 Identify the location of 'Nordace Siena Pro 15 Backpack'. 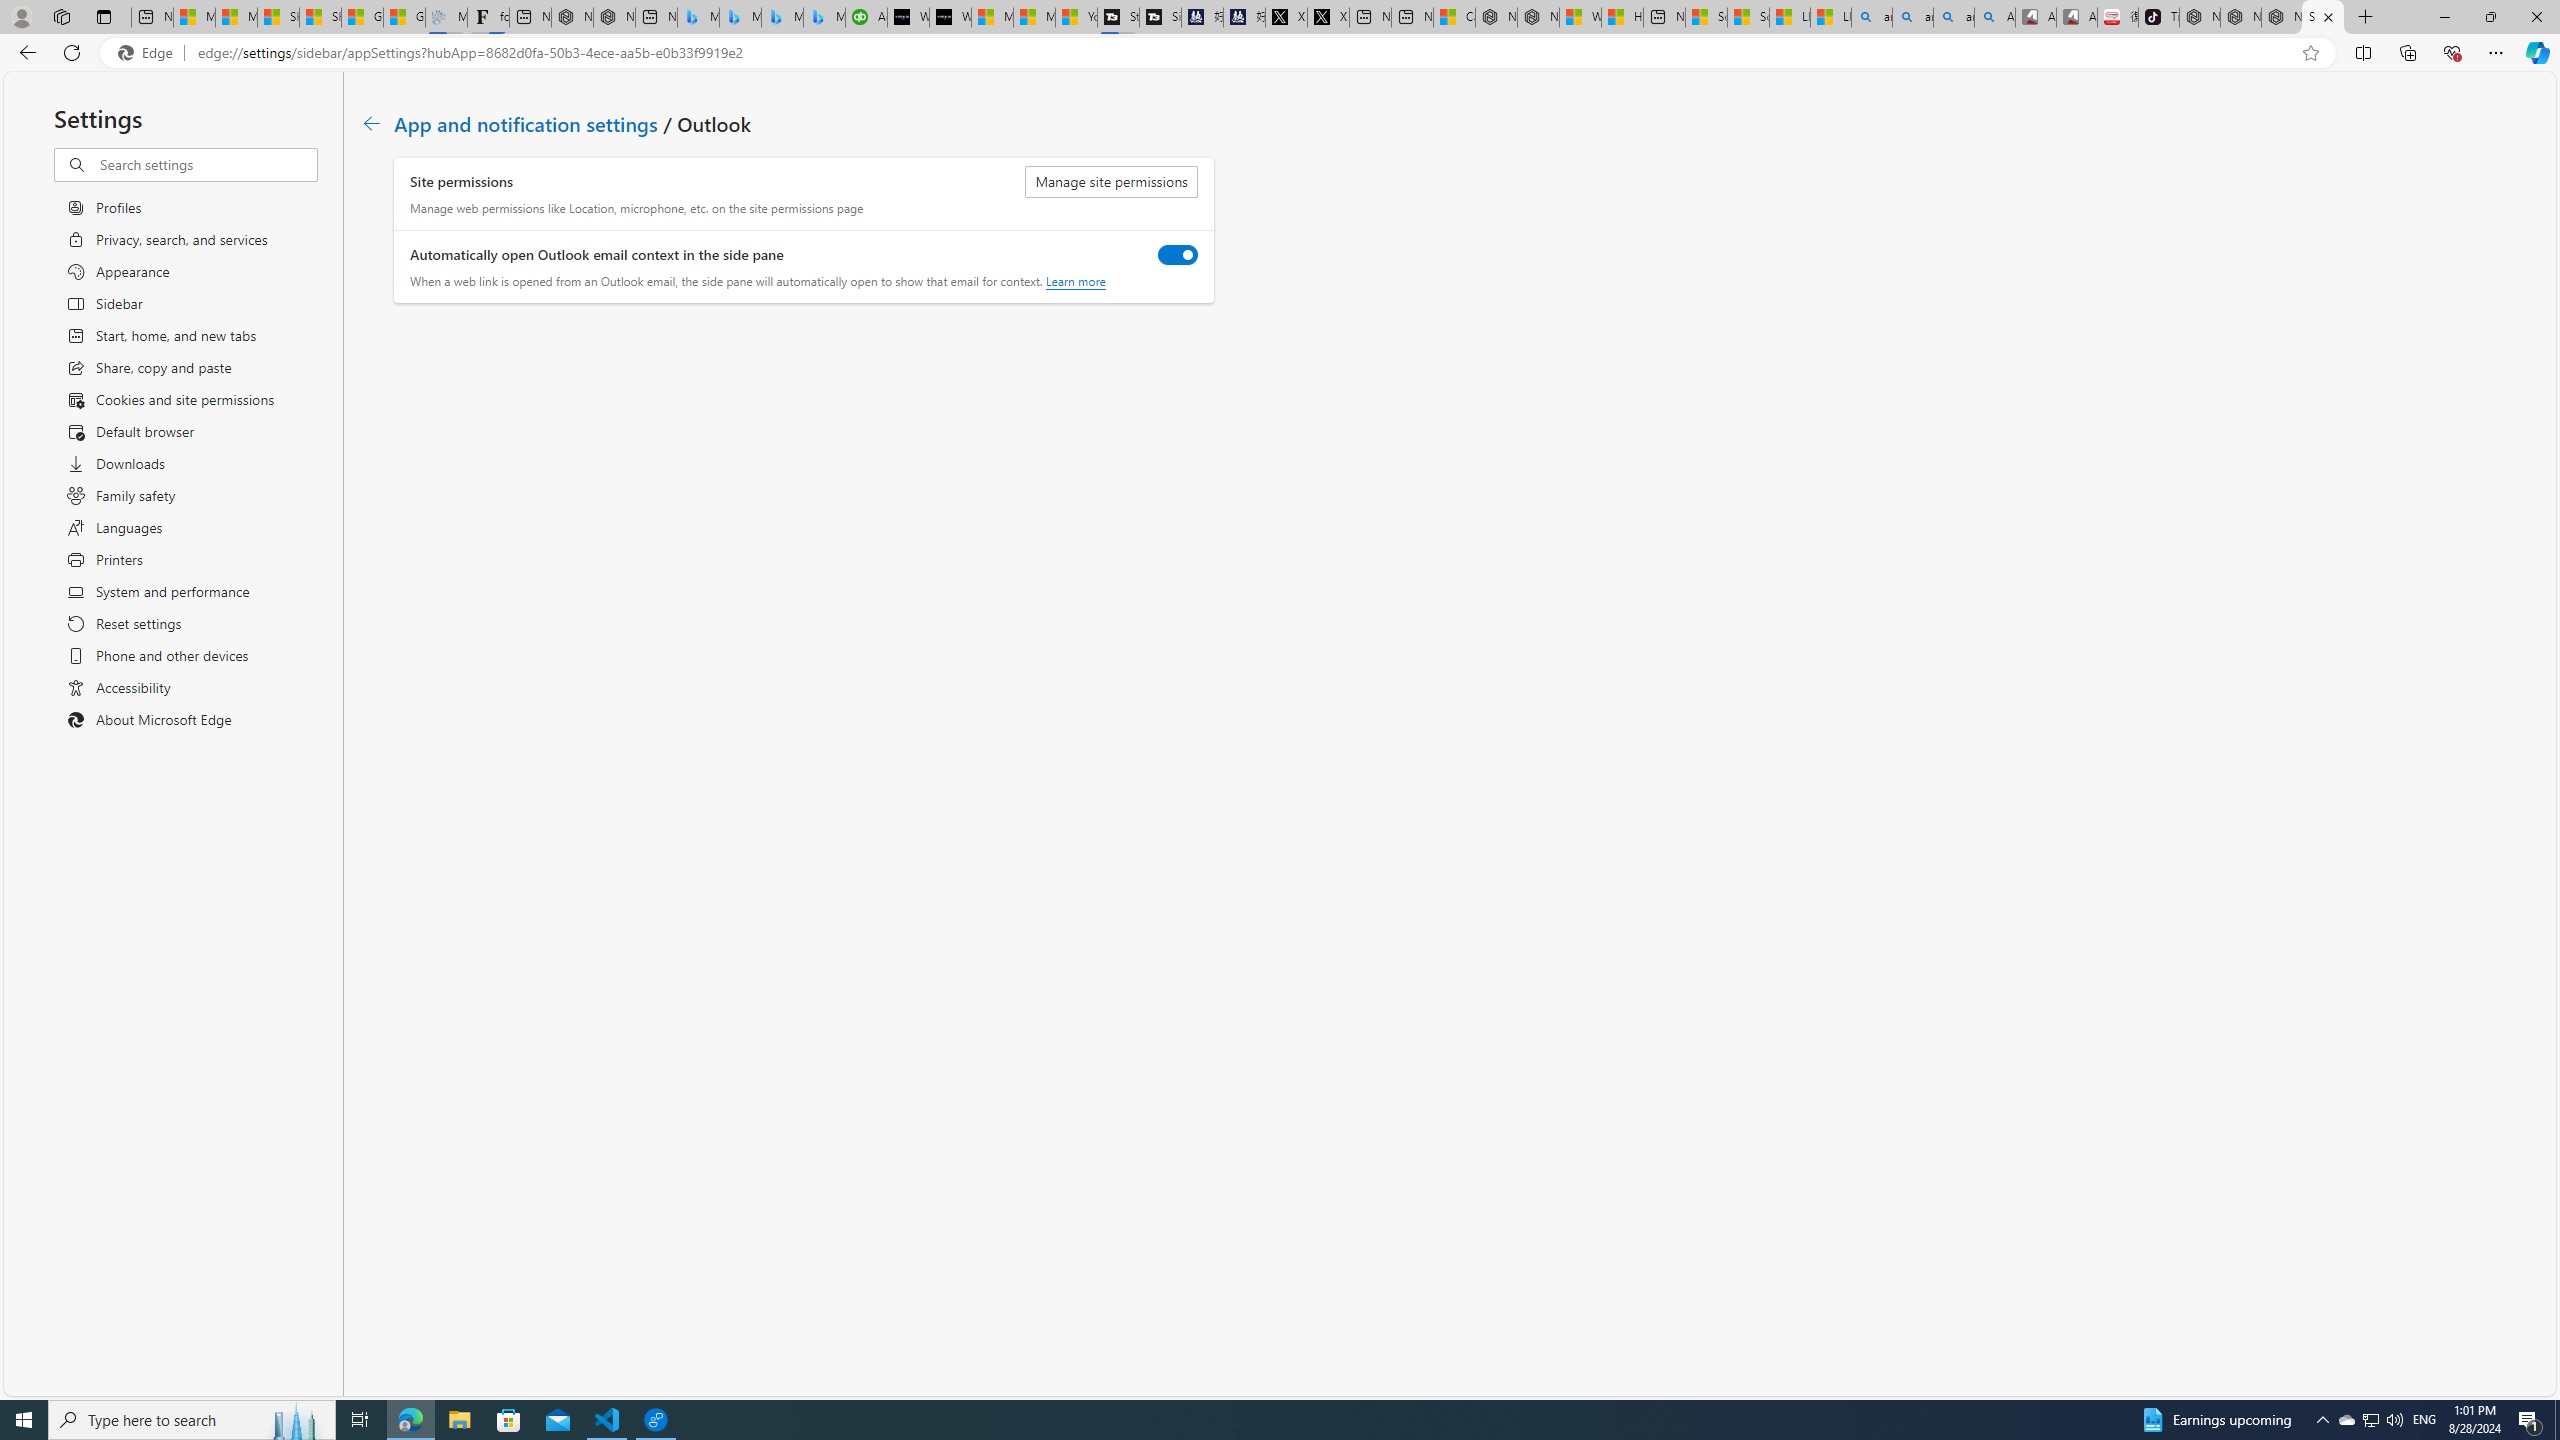
(2241, 16).